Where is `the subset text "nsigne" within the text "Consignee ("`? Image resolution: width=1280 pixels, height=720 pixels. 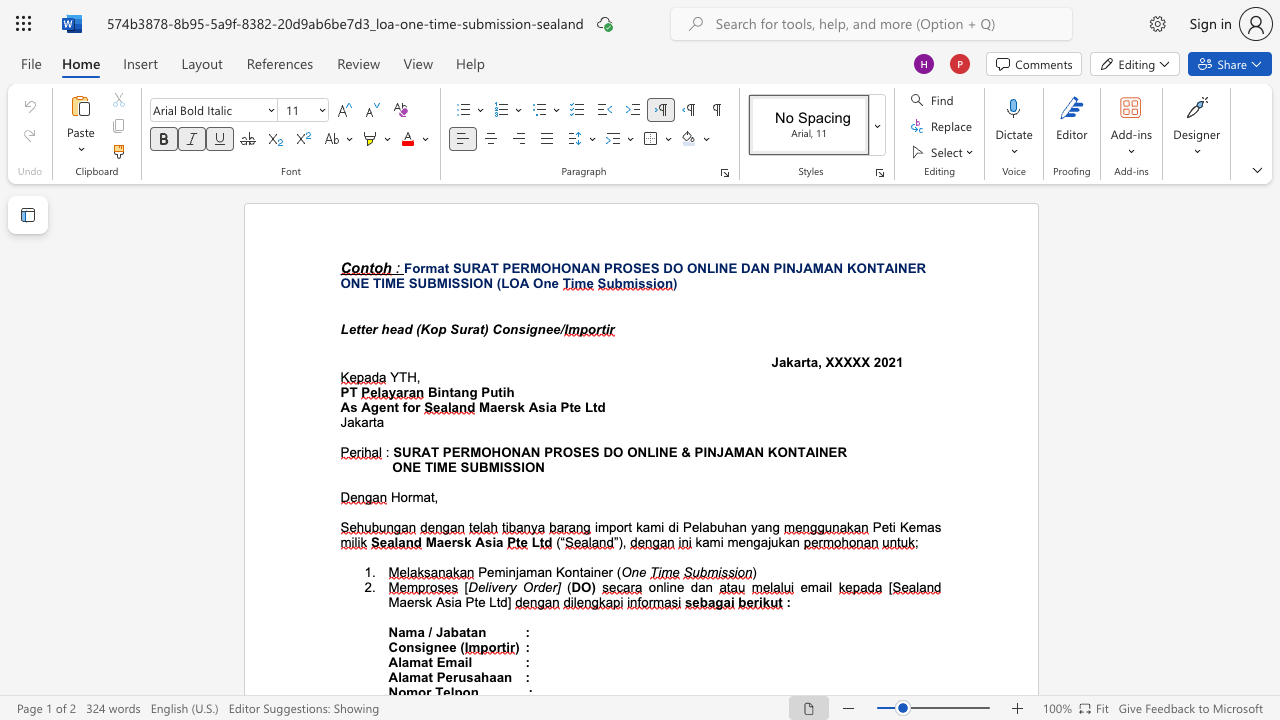
the subset text "nsigne" within the text "Consignee (" is located at coordinates (405, 647).